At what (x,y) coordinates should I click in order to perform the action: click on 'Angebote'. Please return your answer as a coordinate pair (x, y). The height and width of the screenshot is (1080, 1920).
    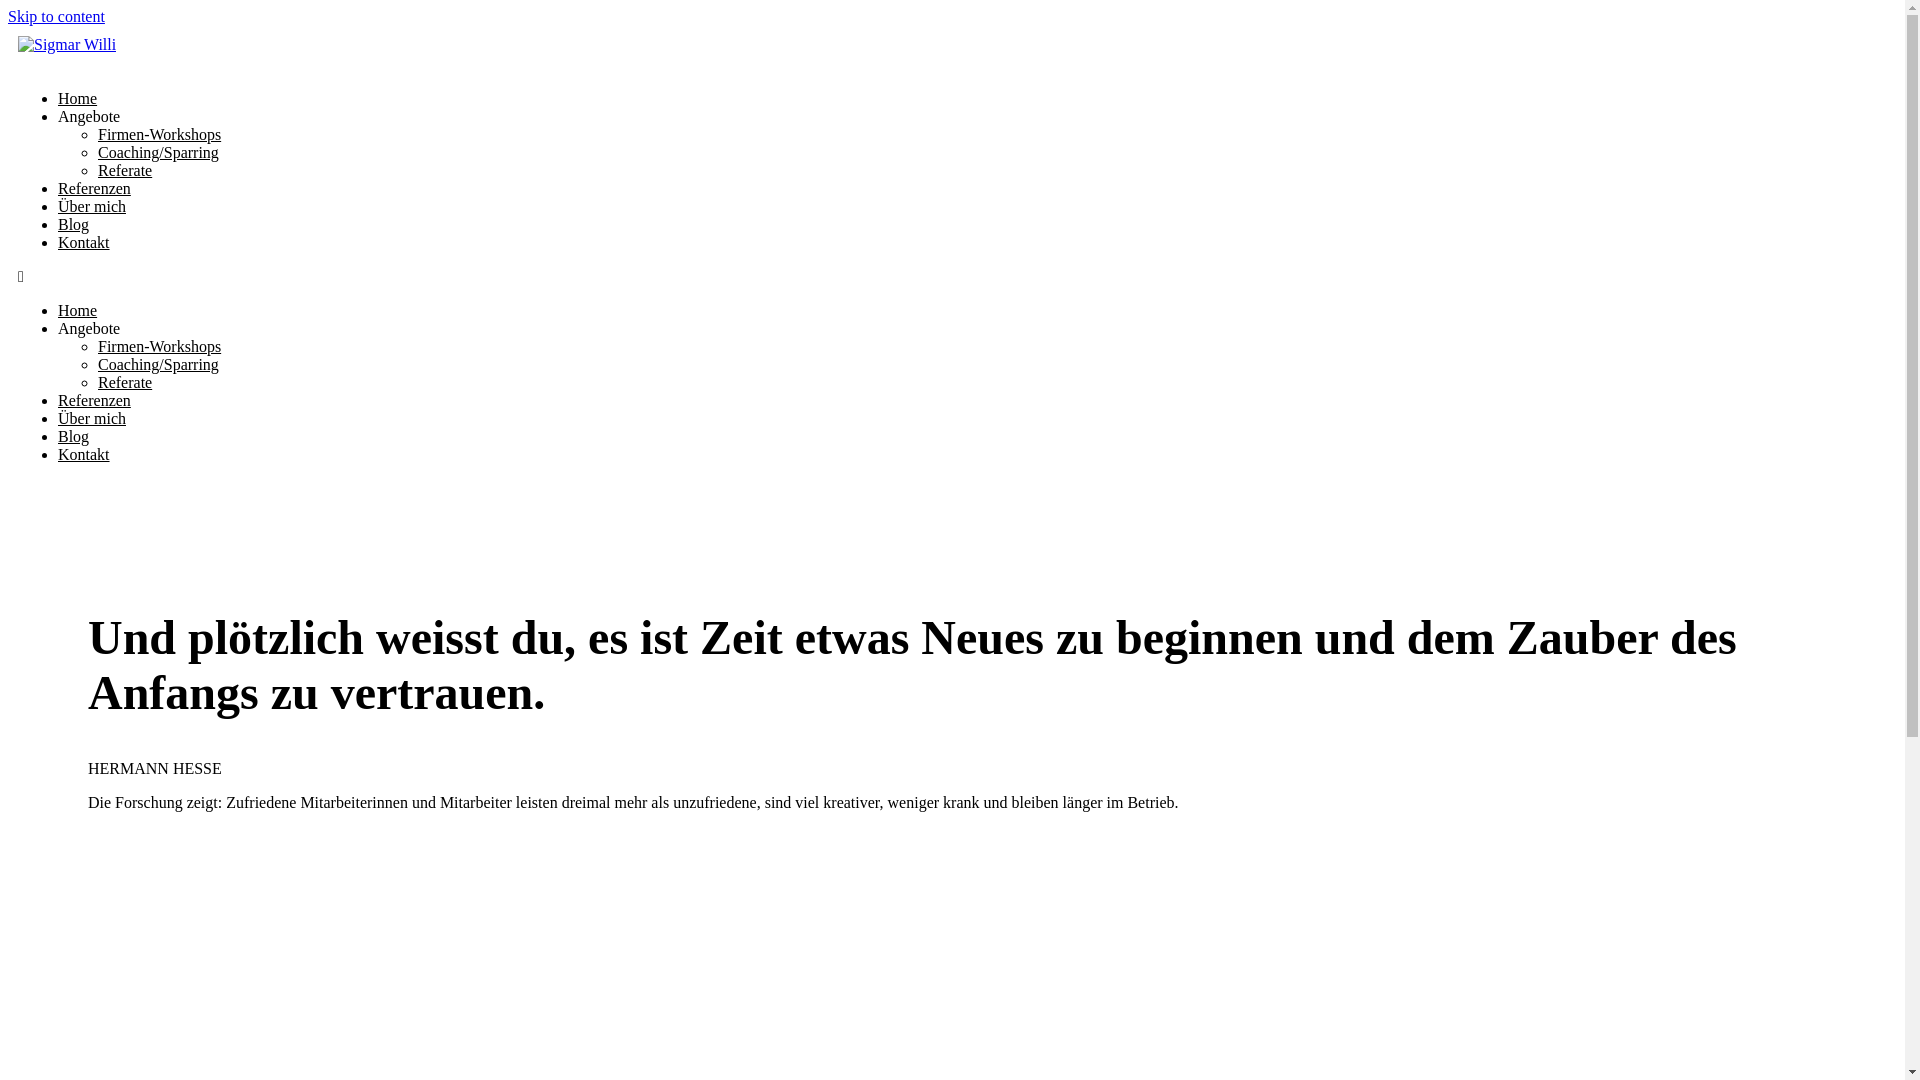
    Looking at the image, I should click on (88, 116).